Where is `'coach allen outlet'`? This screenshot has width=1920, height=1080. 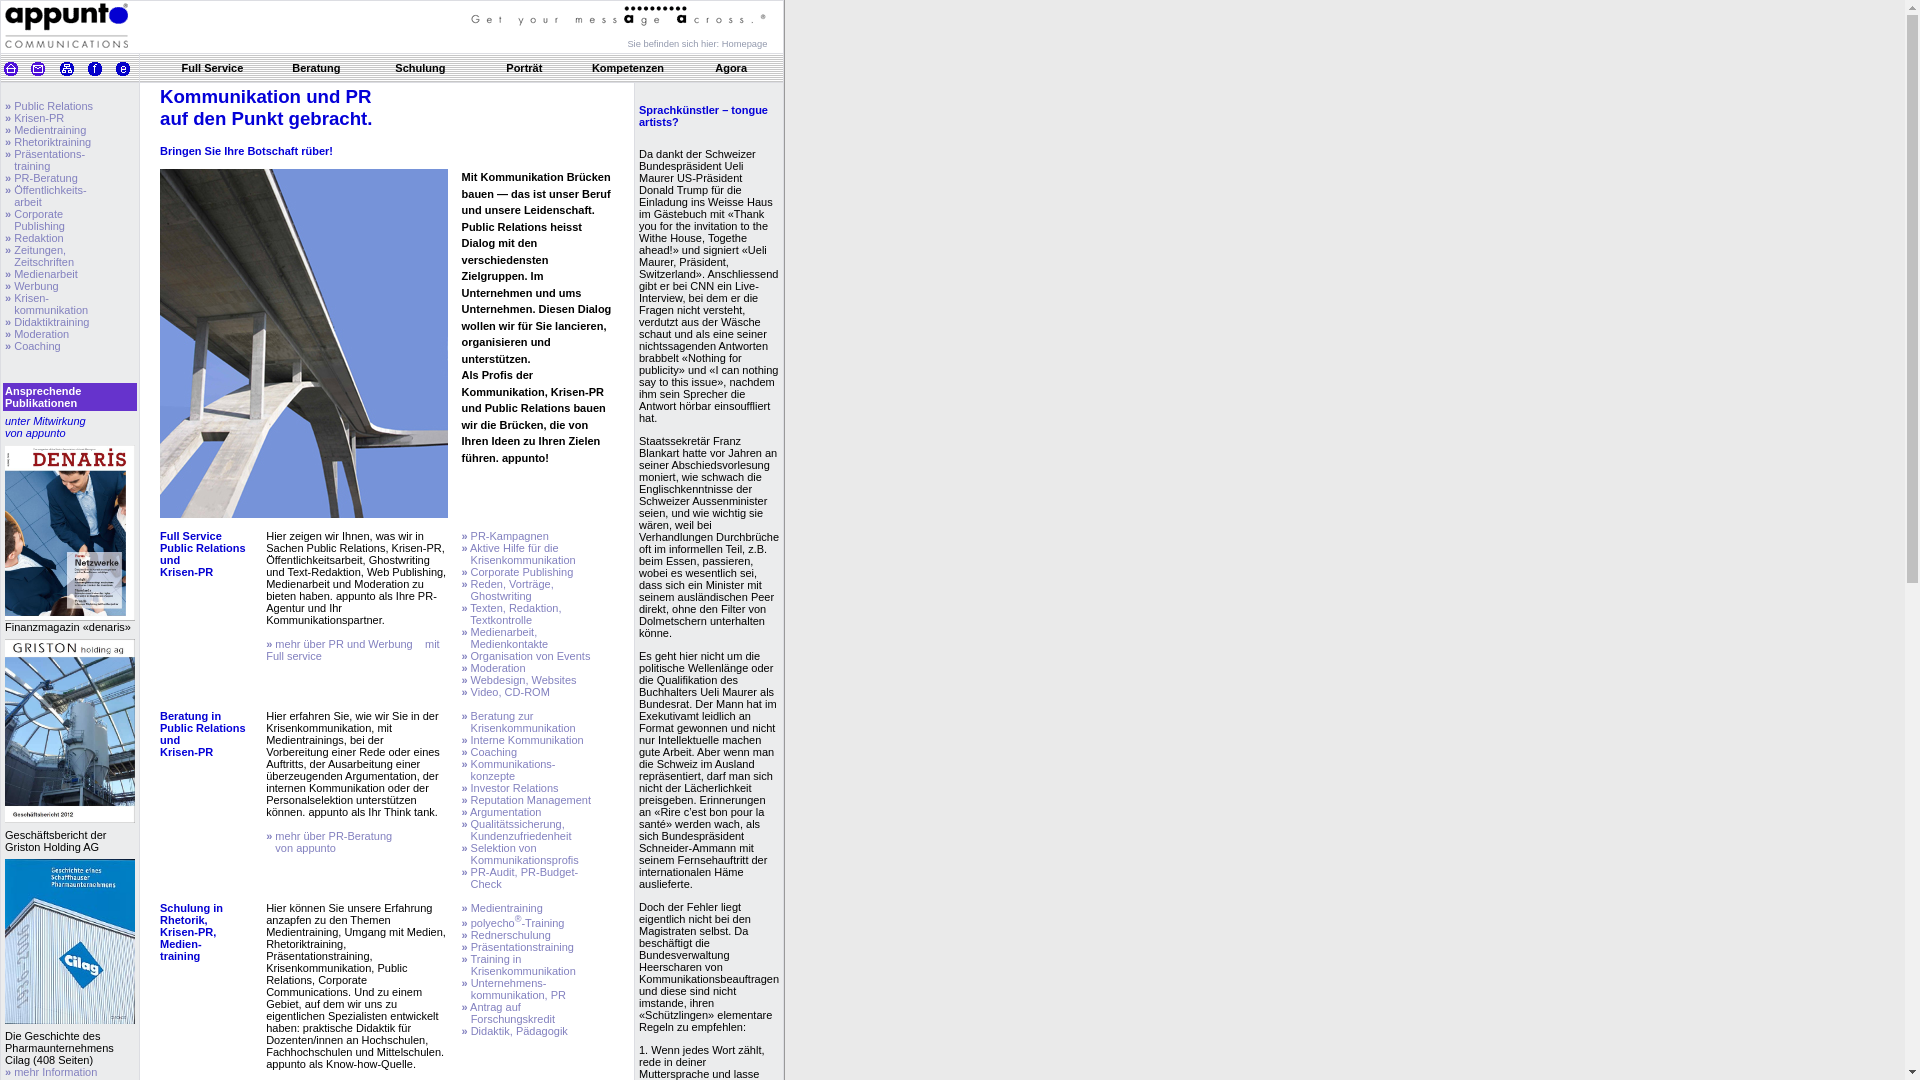 'coach allen outlet' is located at coordinates (34, 87).